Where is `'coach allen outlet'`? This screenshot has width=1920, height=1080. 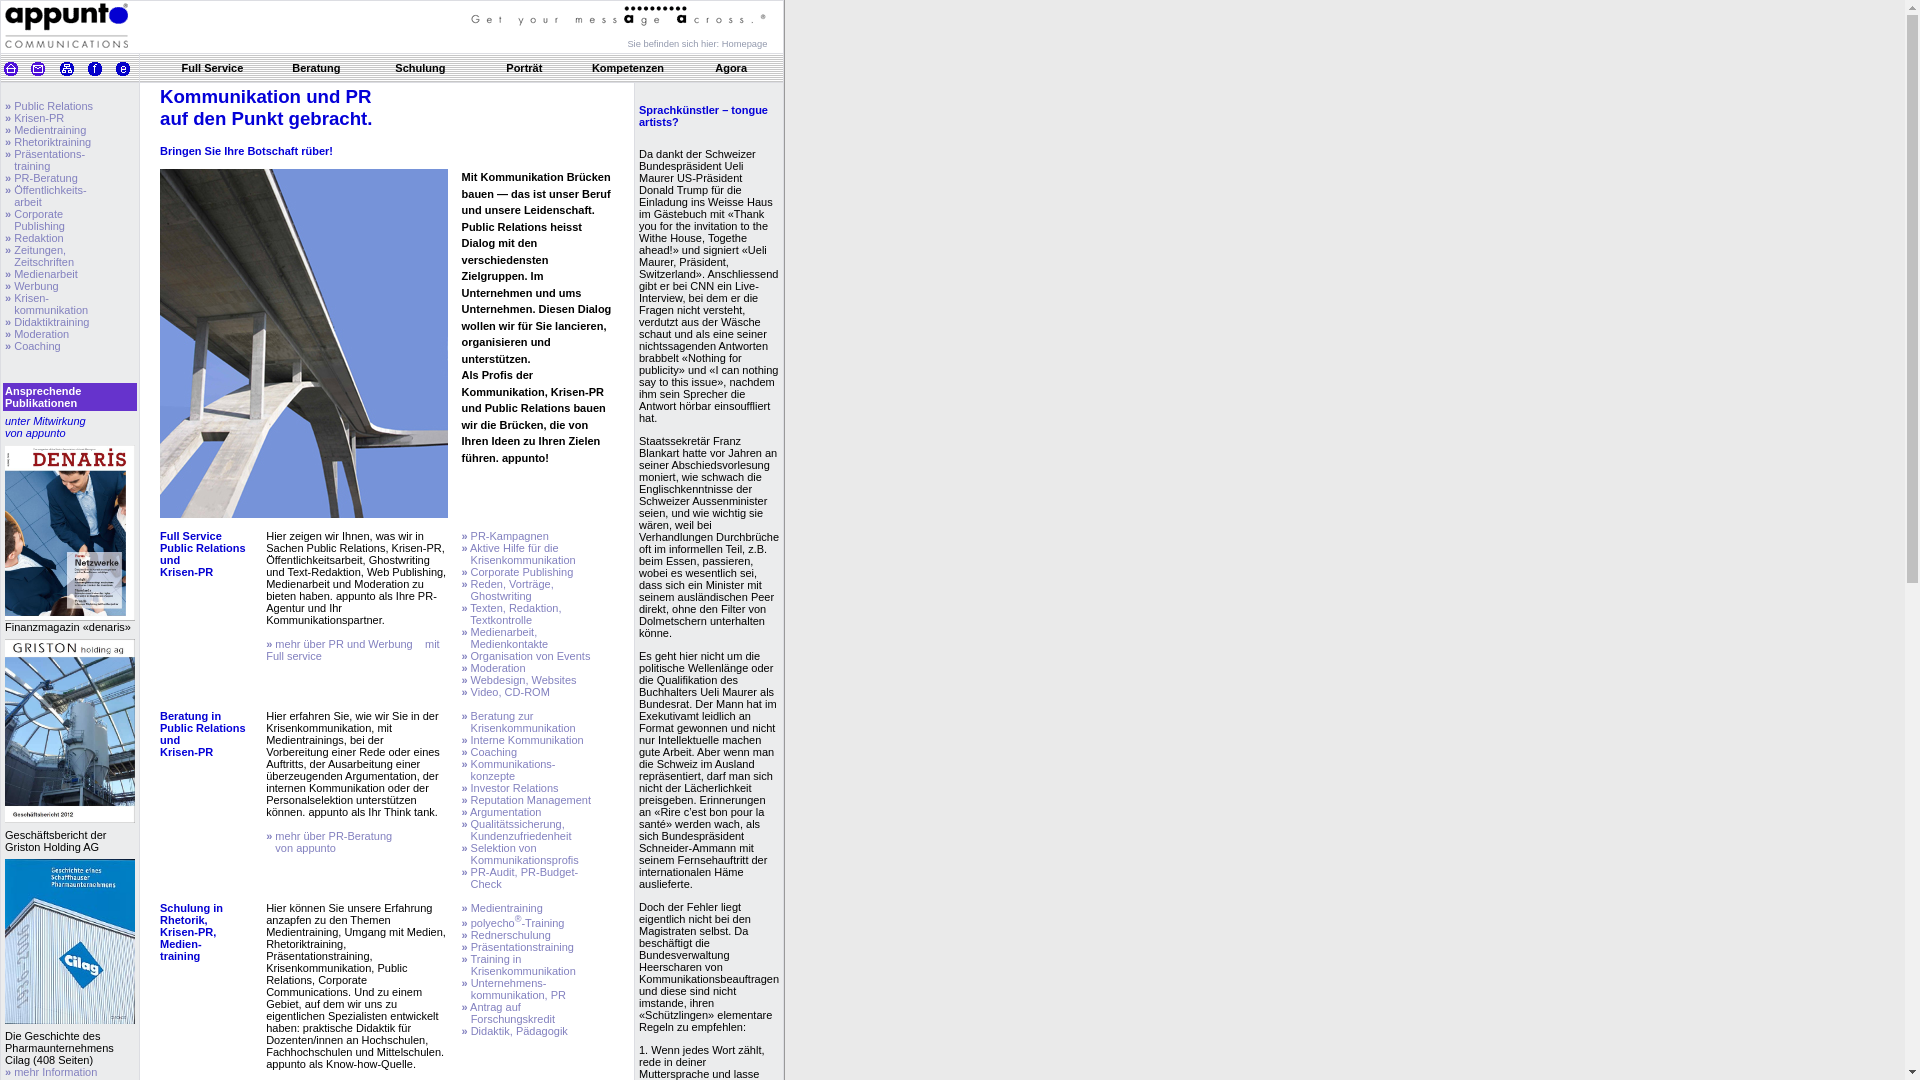 'coach allen outlet' is located at coordinates (34, 87).